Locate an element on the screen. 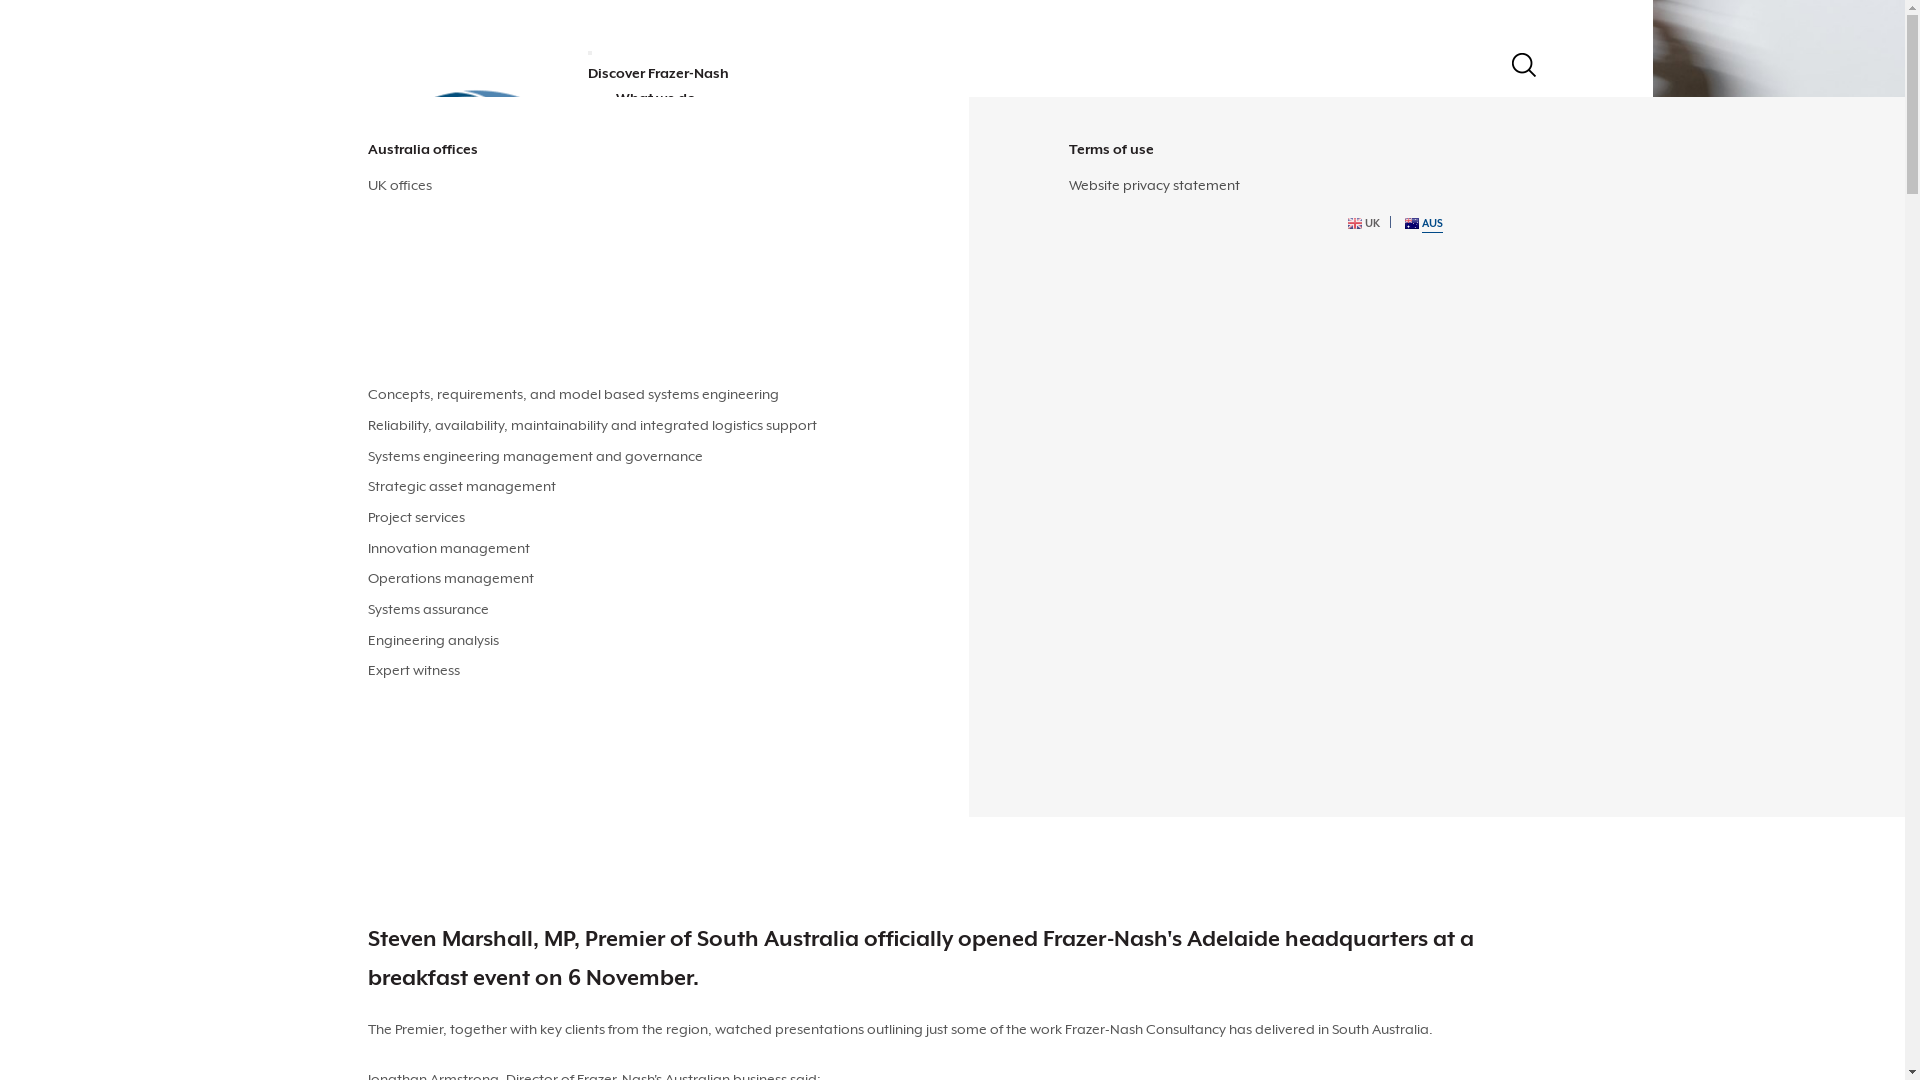 The image size is (1920, 1080). 'AUS' is located at coordinates (1422, 222).